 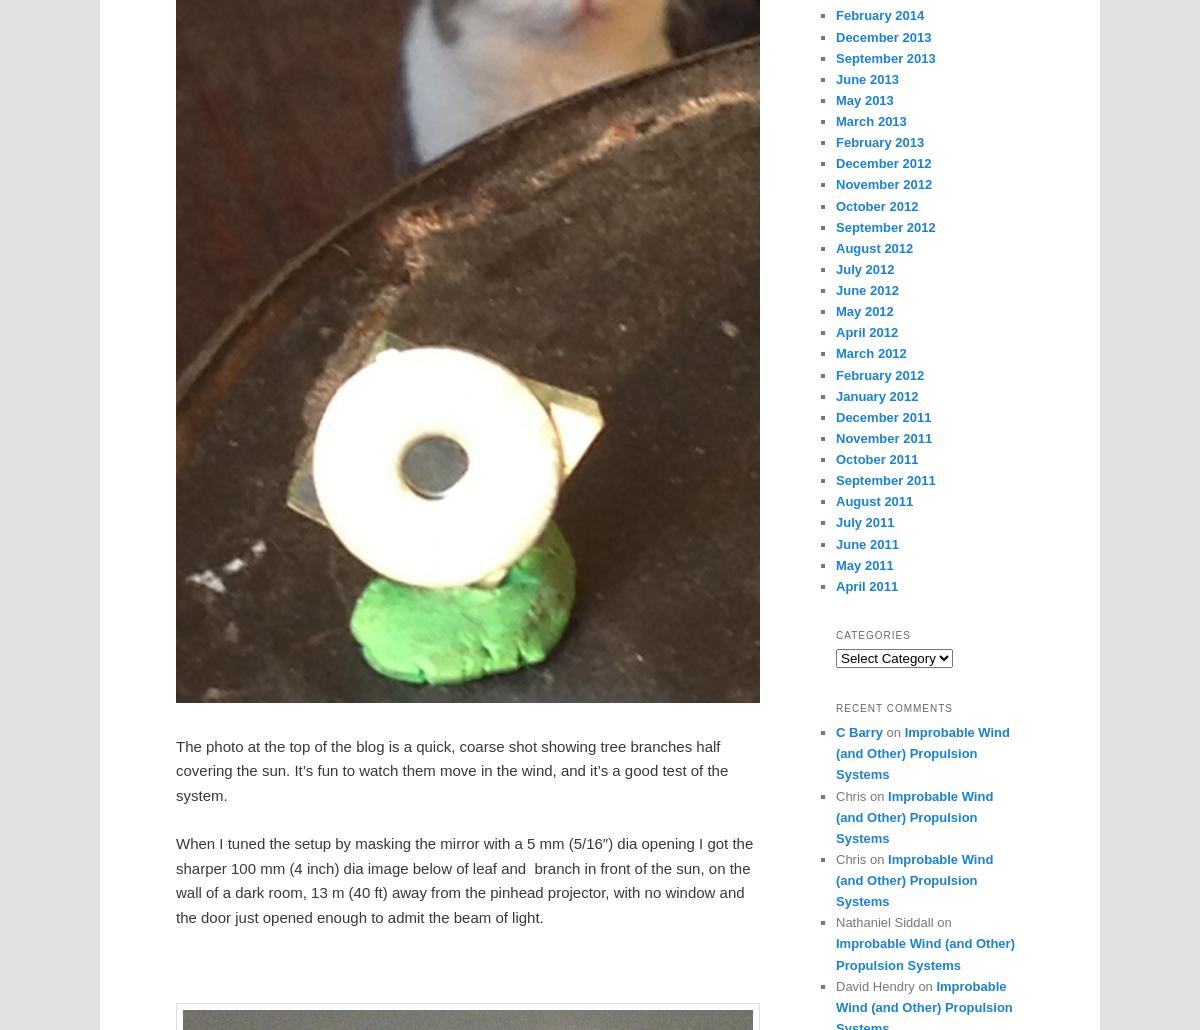 What do you see at coordinates (884, 57) in the screenshot?
I see `'September 2013'` at bounding box center [884, 57].